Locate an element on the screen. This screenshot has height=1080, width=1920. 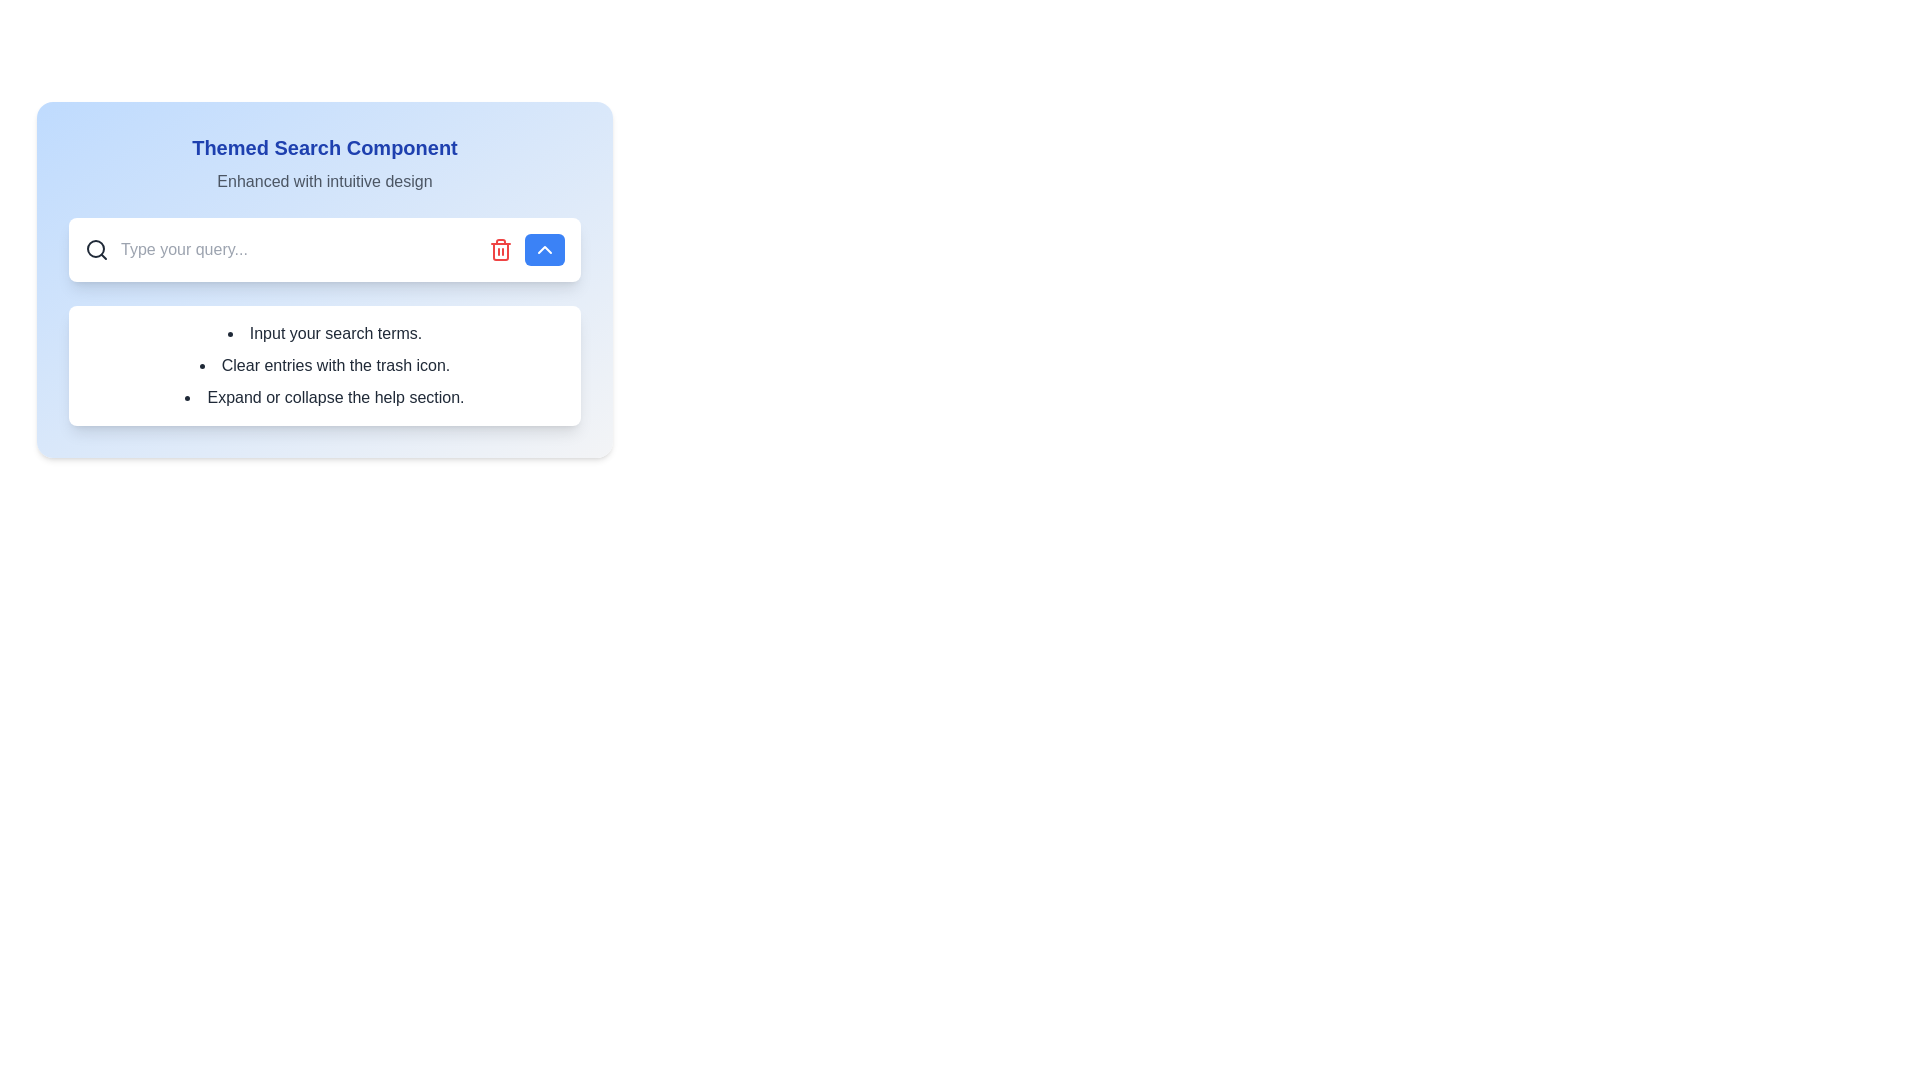
the small, triangular chevron icon pointing upwards located at the center of the blue button to the right of the input field is located at coordinates (545, 249).